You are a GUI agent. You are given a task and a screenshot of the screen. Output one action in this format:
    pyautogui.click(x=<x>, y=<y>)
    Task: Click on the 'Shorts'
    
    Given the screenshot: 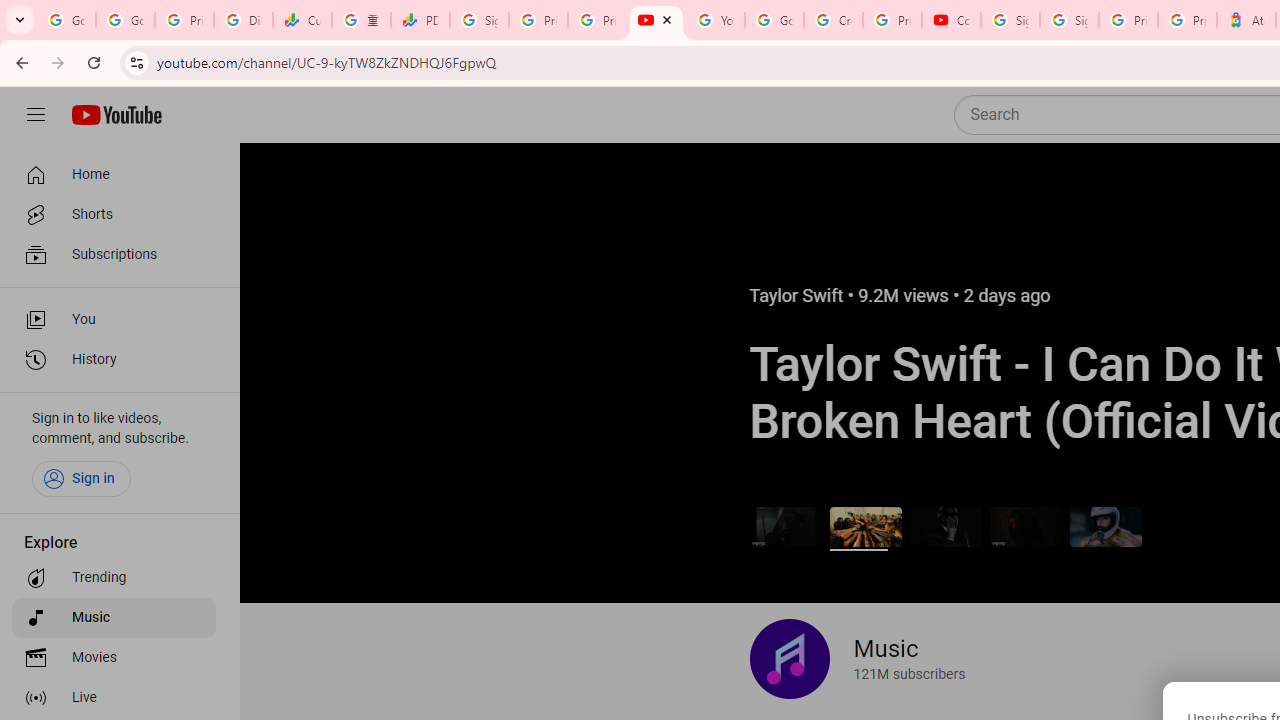 What is the action you would take?
    pyautogui.click(x=112, y=214)
    